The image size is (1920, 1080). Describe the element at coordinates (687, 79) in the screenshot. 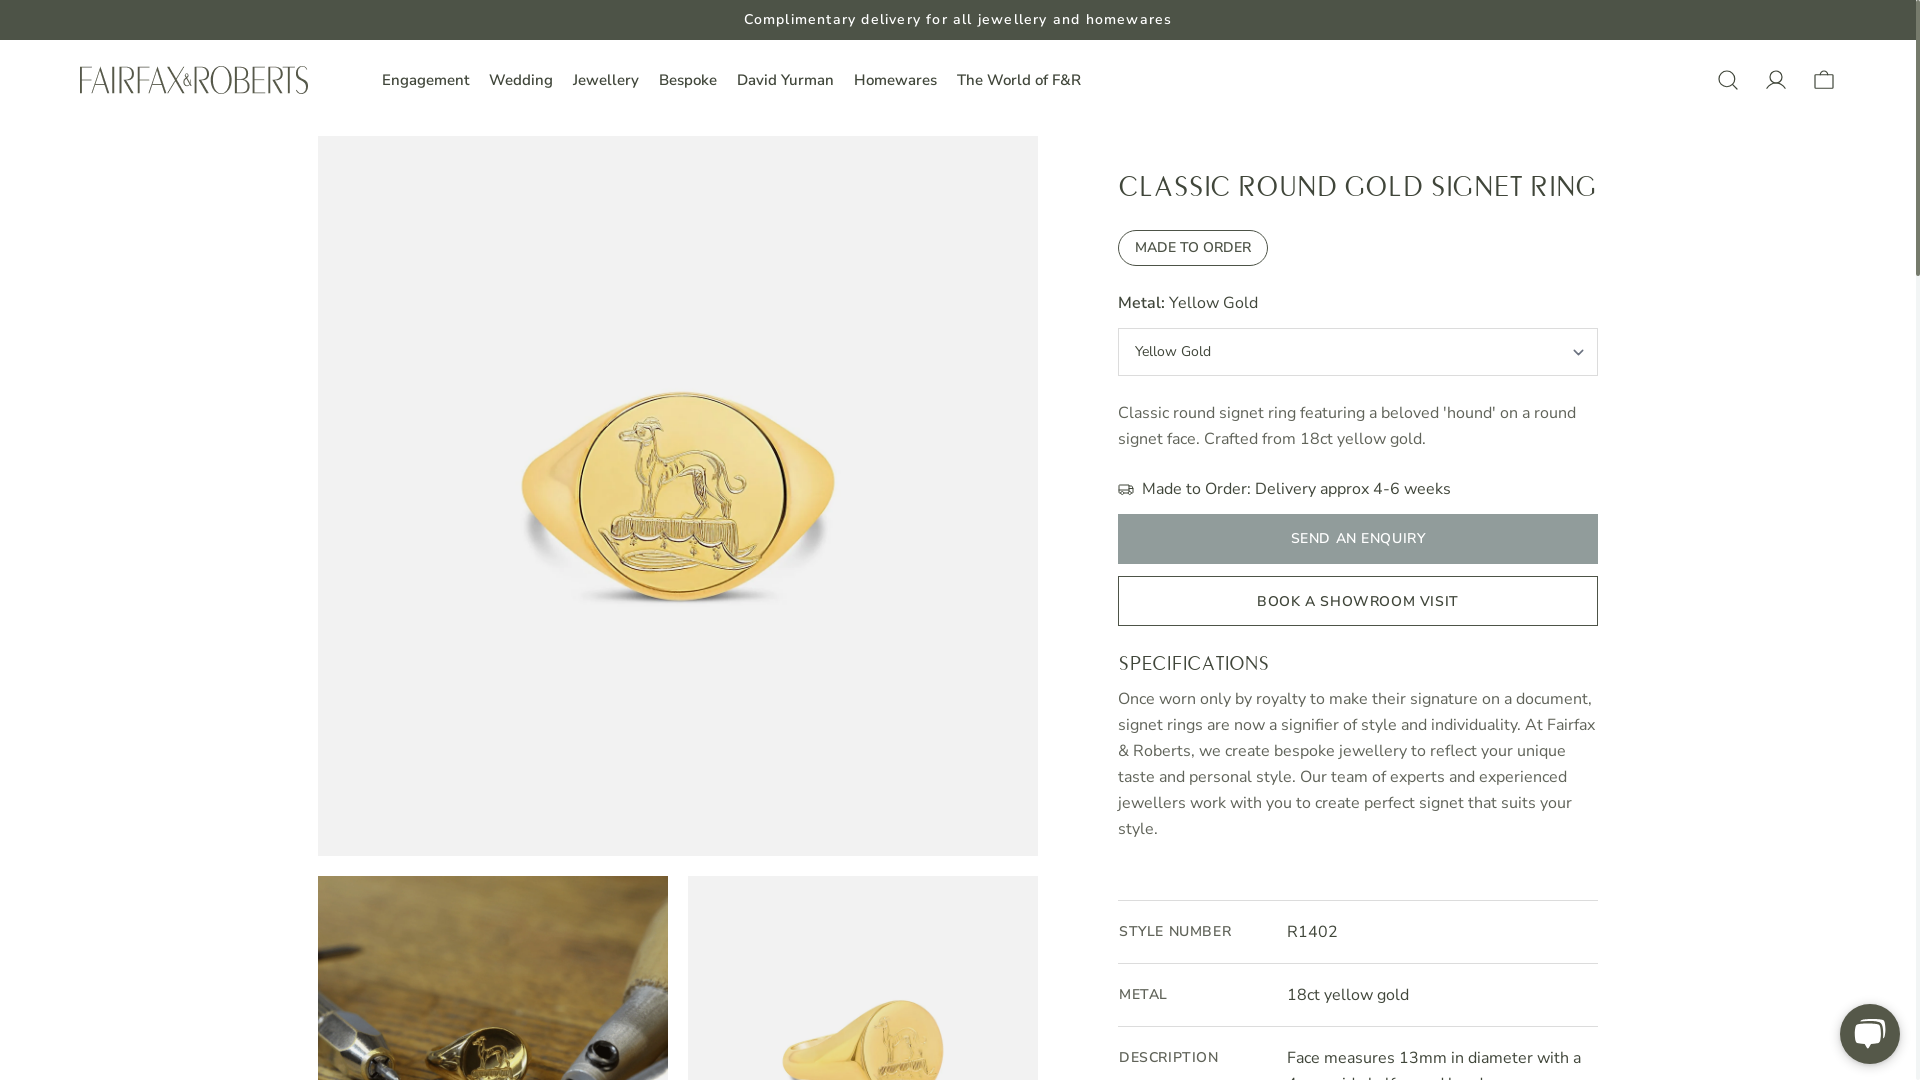

I see `'Bespoke'` at that location.